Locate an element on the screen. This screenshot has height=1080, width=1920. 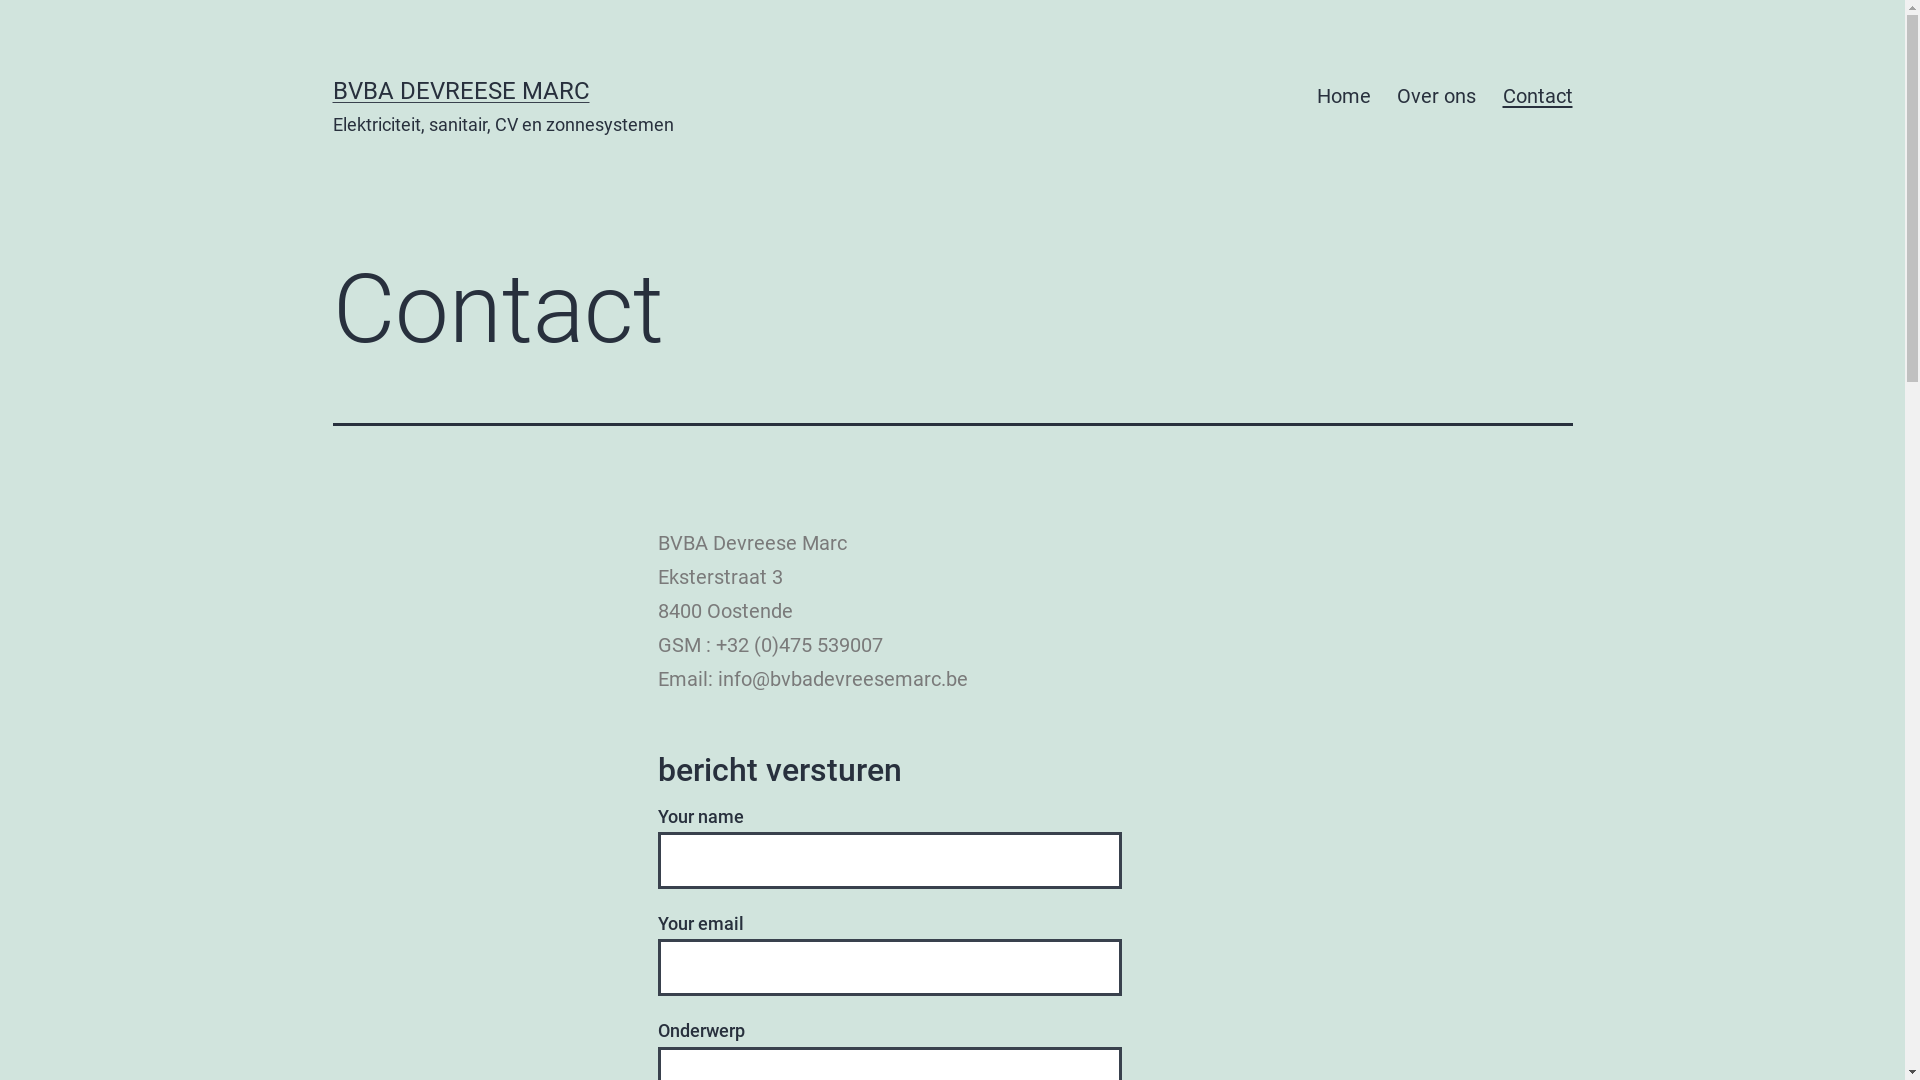
'Over ons' is located at coordinates (1435, 96).